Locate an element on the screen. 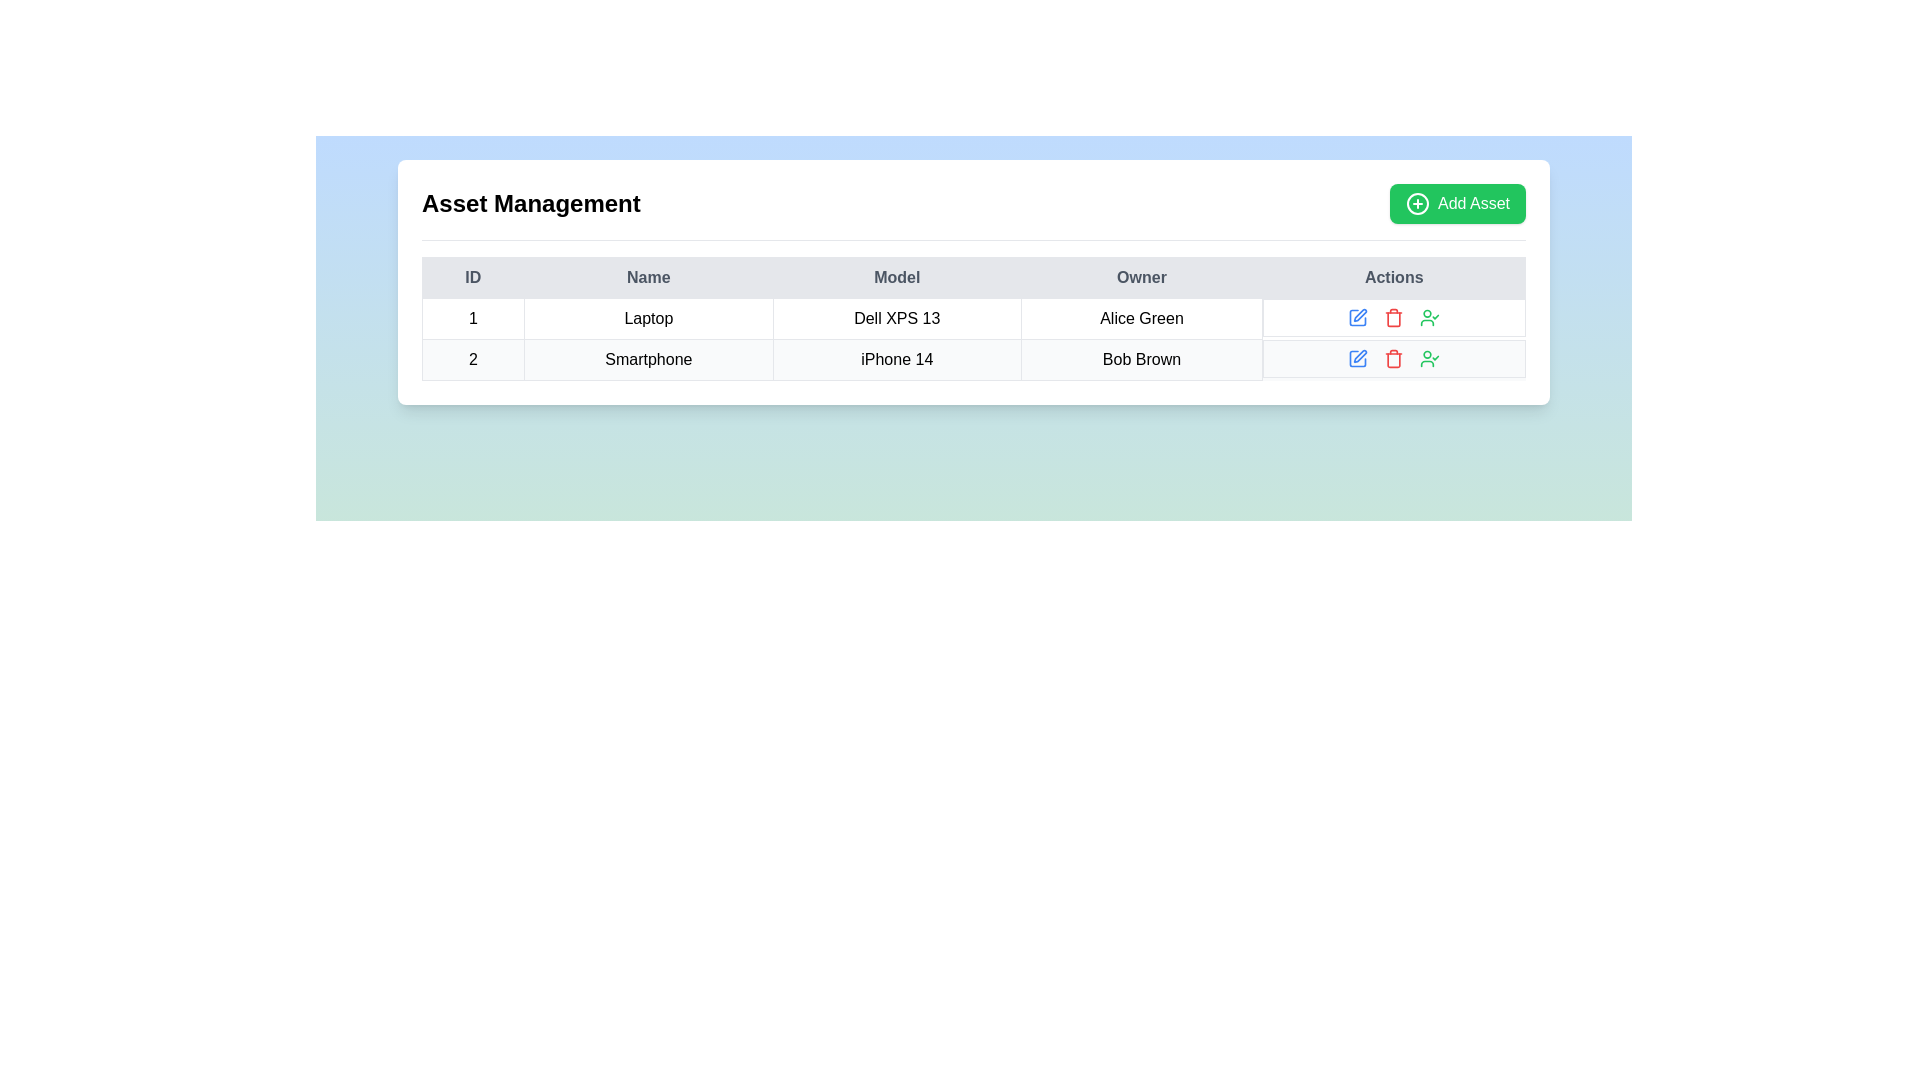 The width and height of the screenshot is (1920, 1080). the red-colored trash can icon in the 'Actions' column of the second data row is located at coordinates (1393, 357).